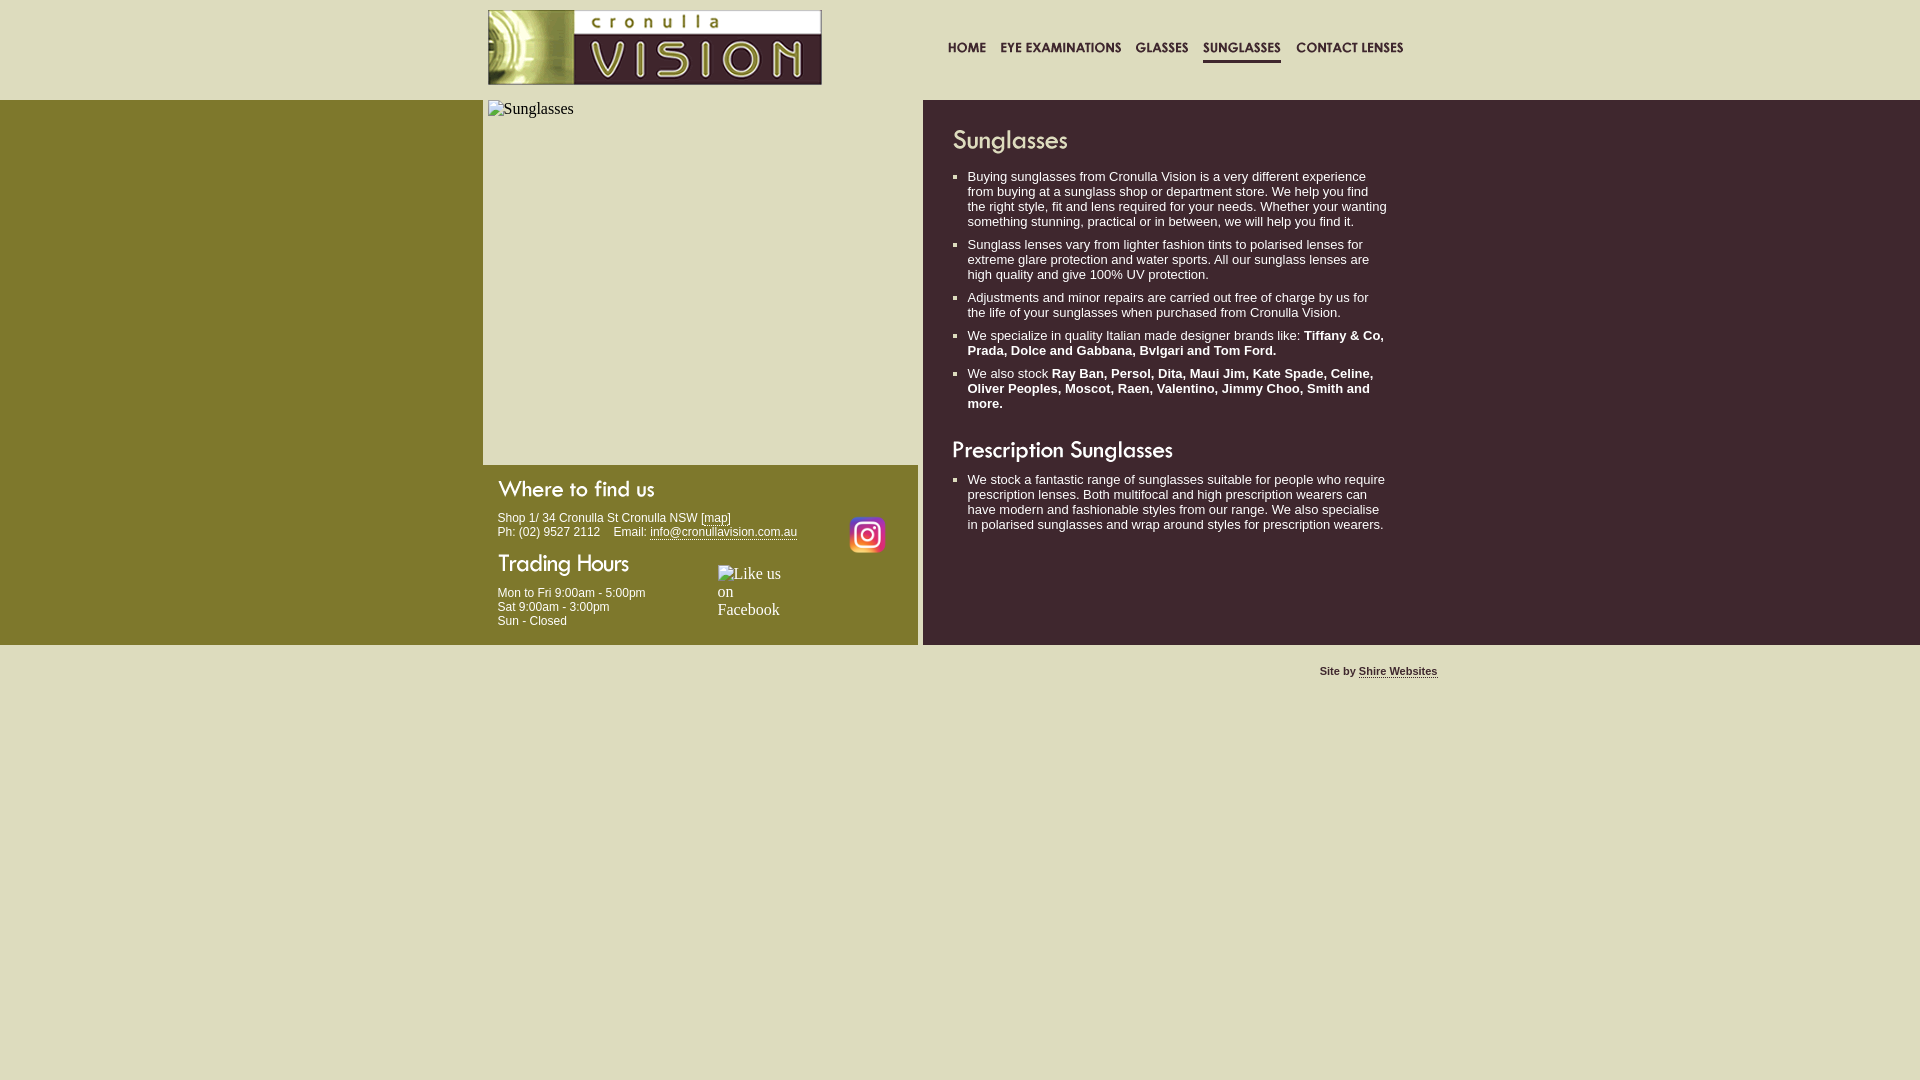  I want to click on 'Eye Examinations', so click(1059, 50).